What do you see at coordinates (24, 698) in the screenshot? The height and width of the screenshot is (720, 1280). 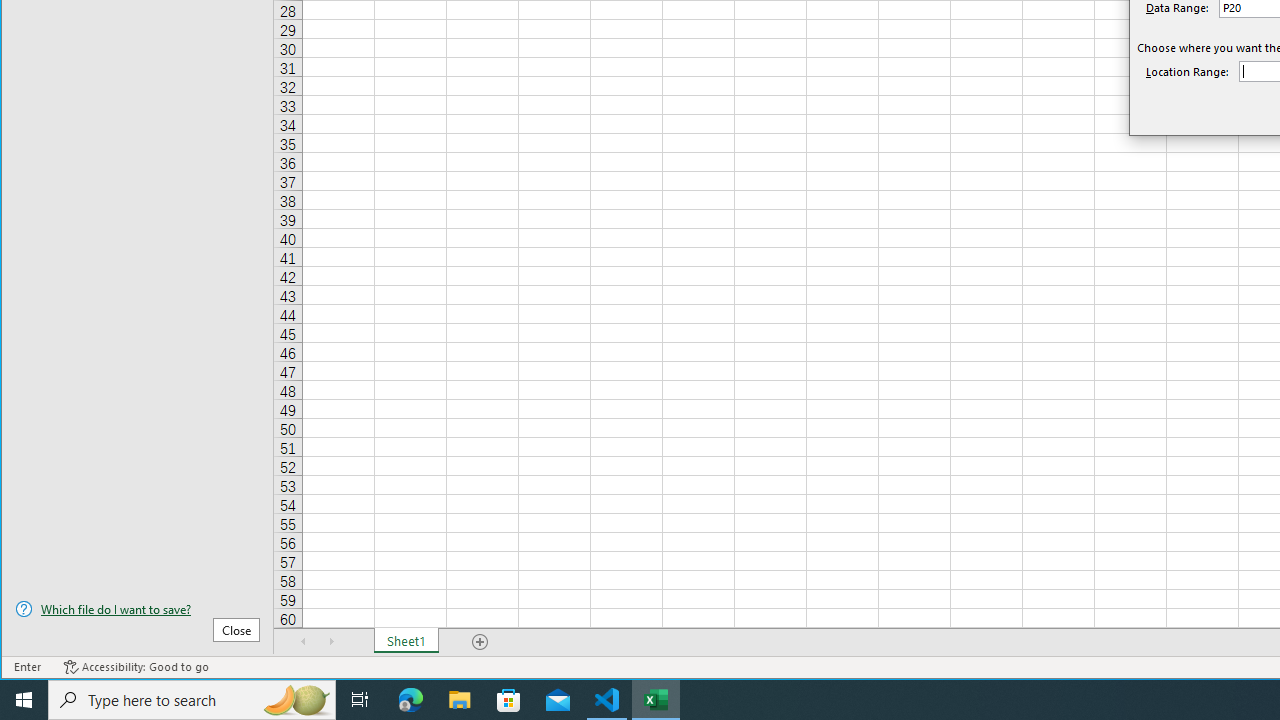 I see `'Start'` at bounding box center [24, 698].